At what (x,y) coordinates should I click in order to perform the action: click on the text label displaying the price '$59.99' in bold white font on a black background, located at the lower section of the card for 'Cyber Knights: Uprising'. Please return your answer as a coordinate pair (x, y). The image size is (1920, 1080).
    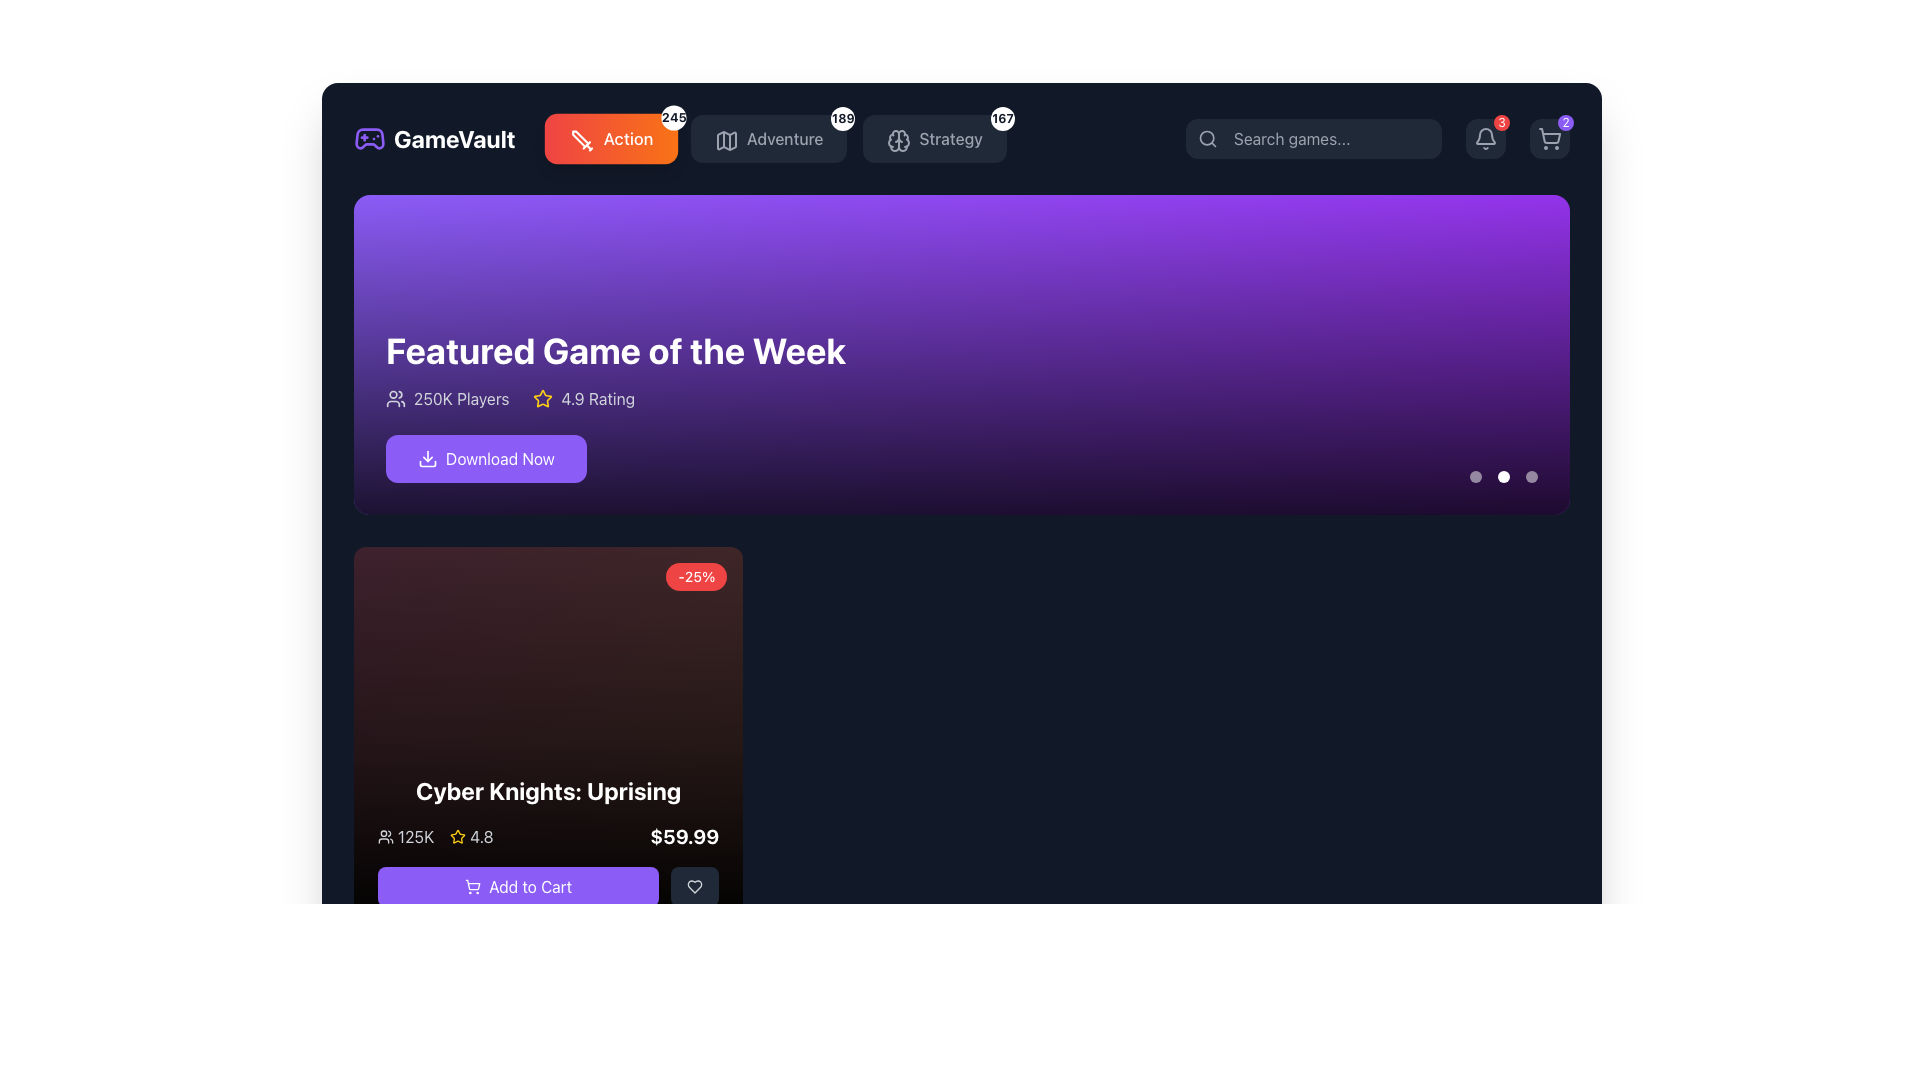
    Looking at the image, I should click on (684, 837).